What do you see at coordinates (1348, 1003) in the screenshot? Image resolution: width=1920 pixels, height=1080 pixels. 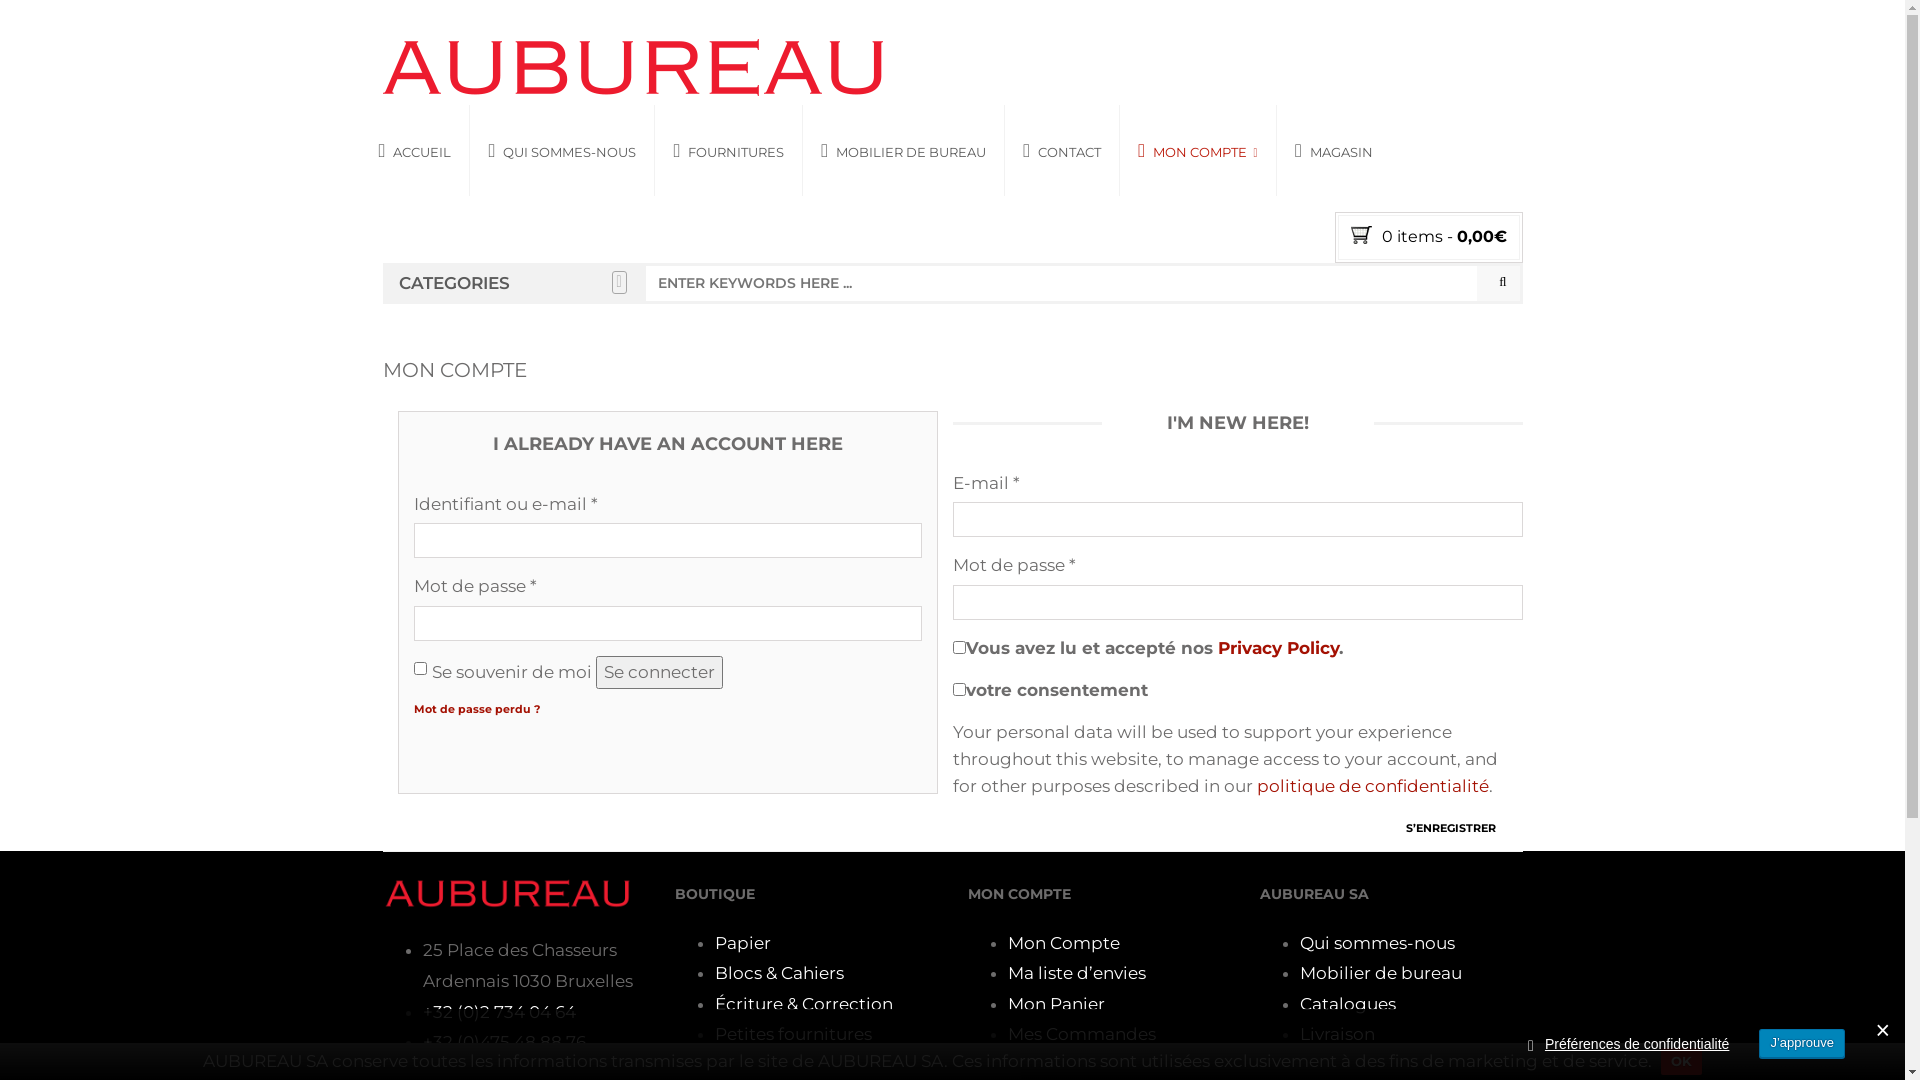 I see `'Catalogues'` at bounding box center [1348, 1003].